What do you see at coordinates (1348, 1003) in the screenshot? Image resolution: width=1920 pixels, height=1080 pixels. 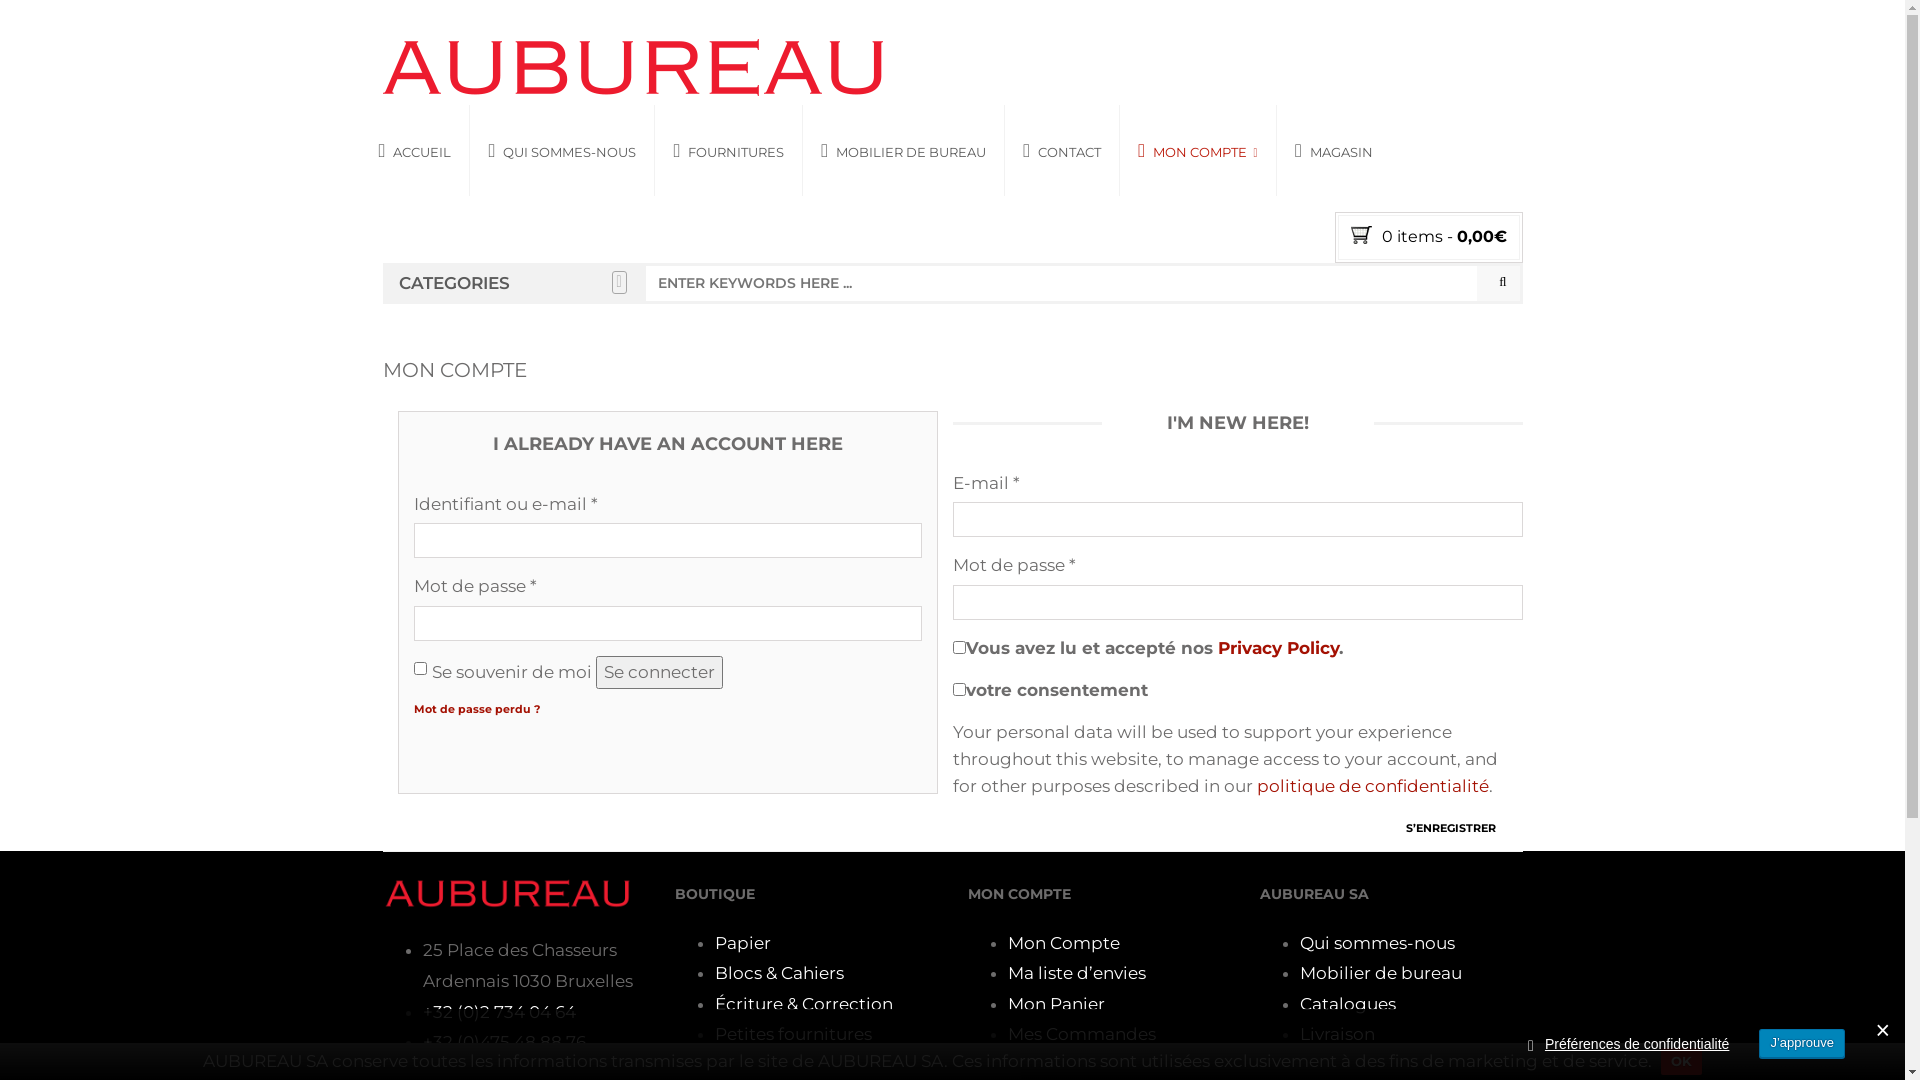 I see `'Catalogues'` at bounding box center [1348, 1003].